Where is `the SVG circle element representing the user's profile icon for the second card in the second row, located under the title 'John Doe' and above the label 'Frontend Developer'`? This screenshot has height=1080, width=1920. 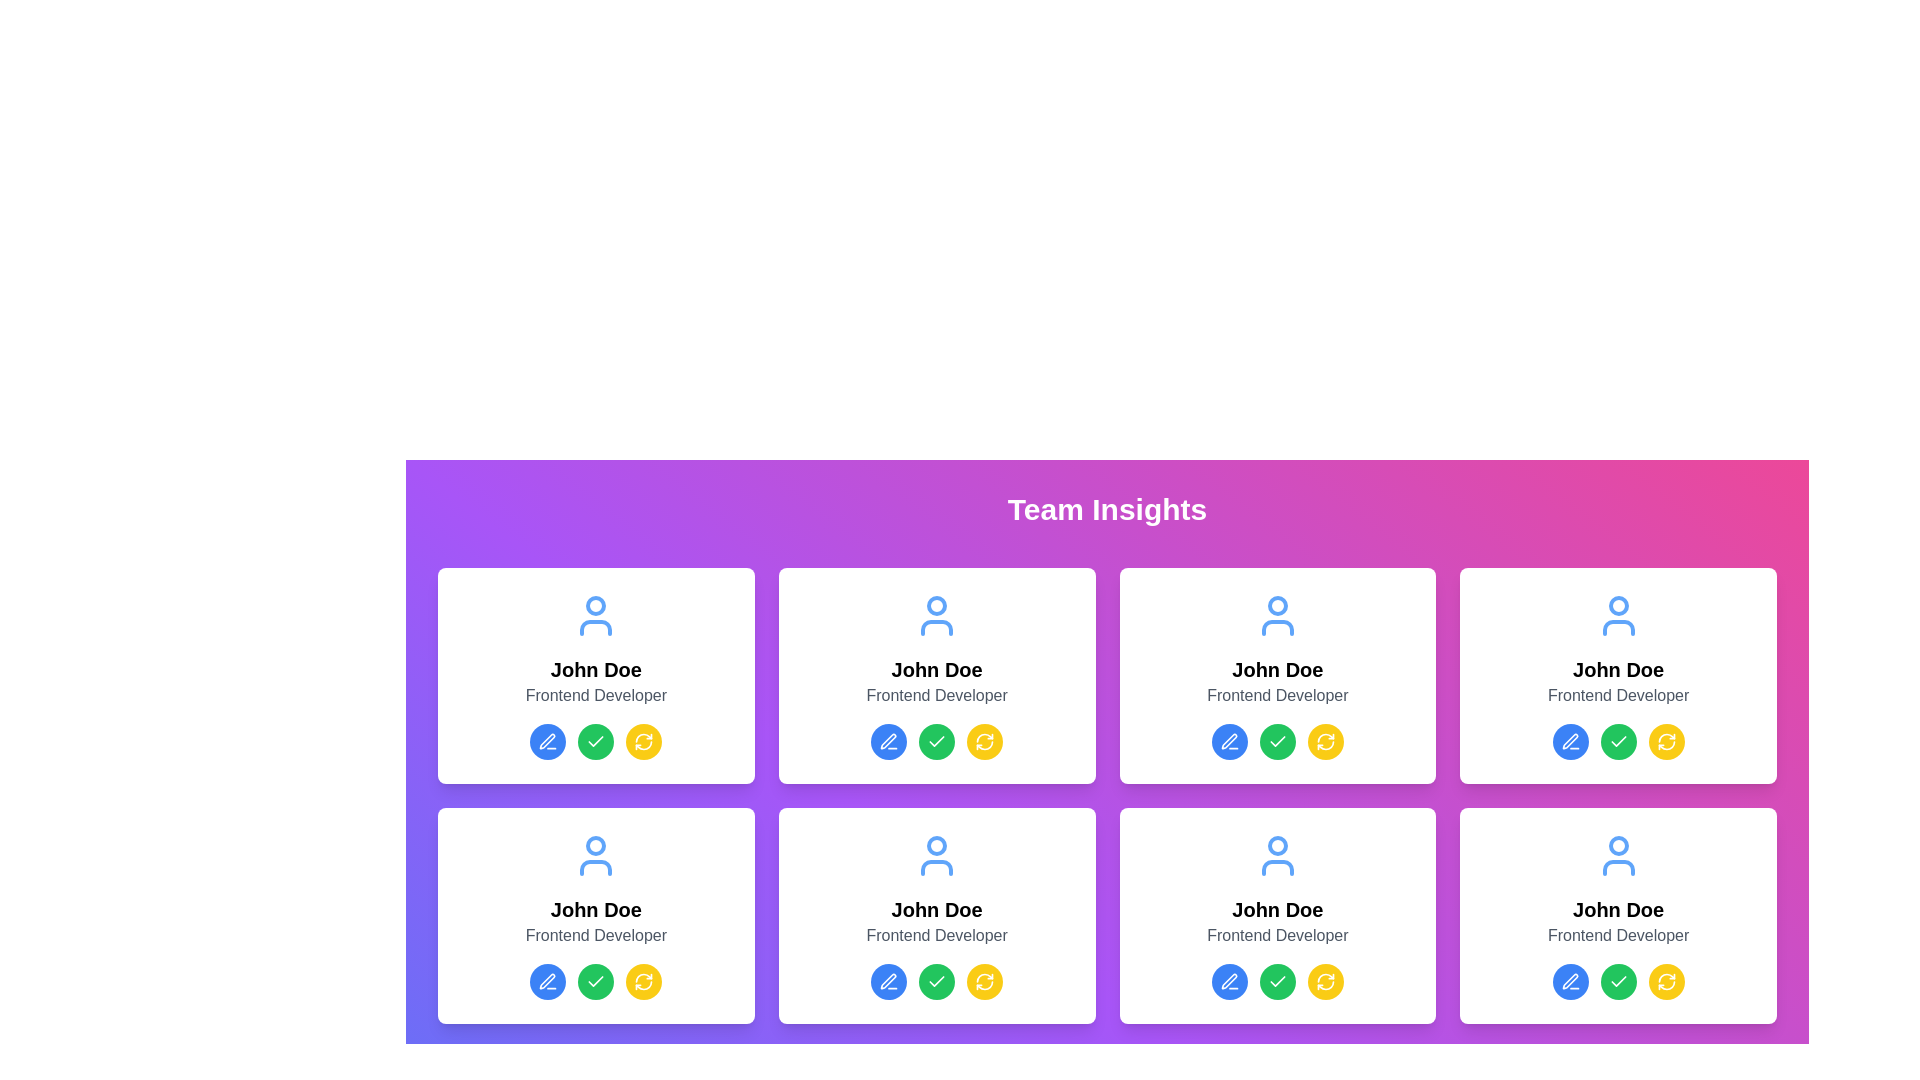
the SVG circle element representing the user's profile icon for the second card in the second row, located under the title 'John Doe' and above the label 'Frontend Developer' is located at coordinates (1276, 604).